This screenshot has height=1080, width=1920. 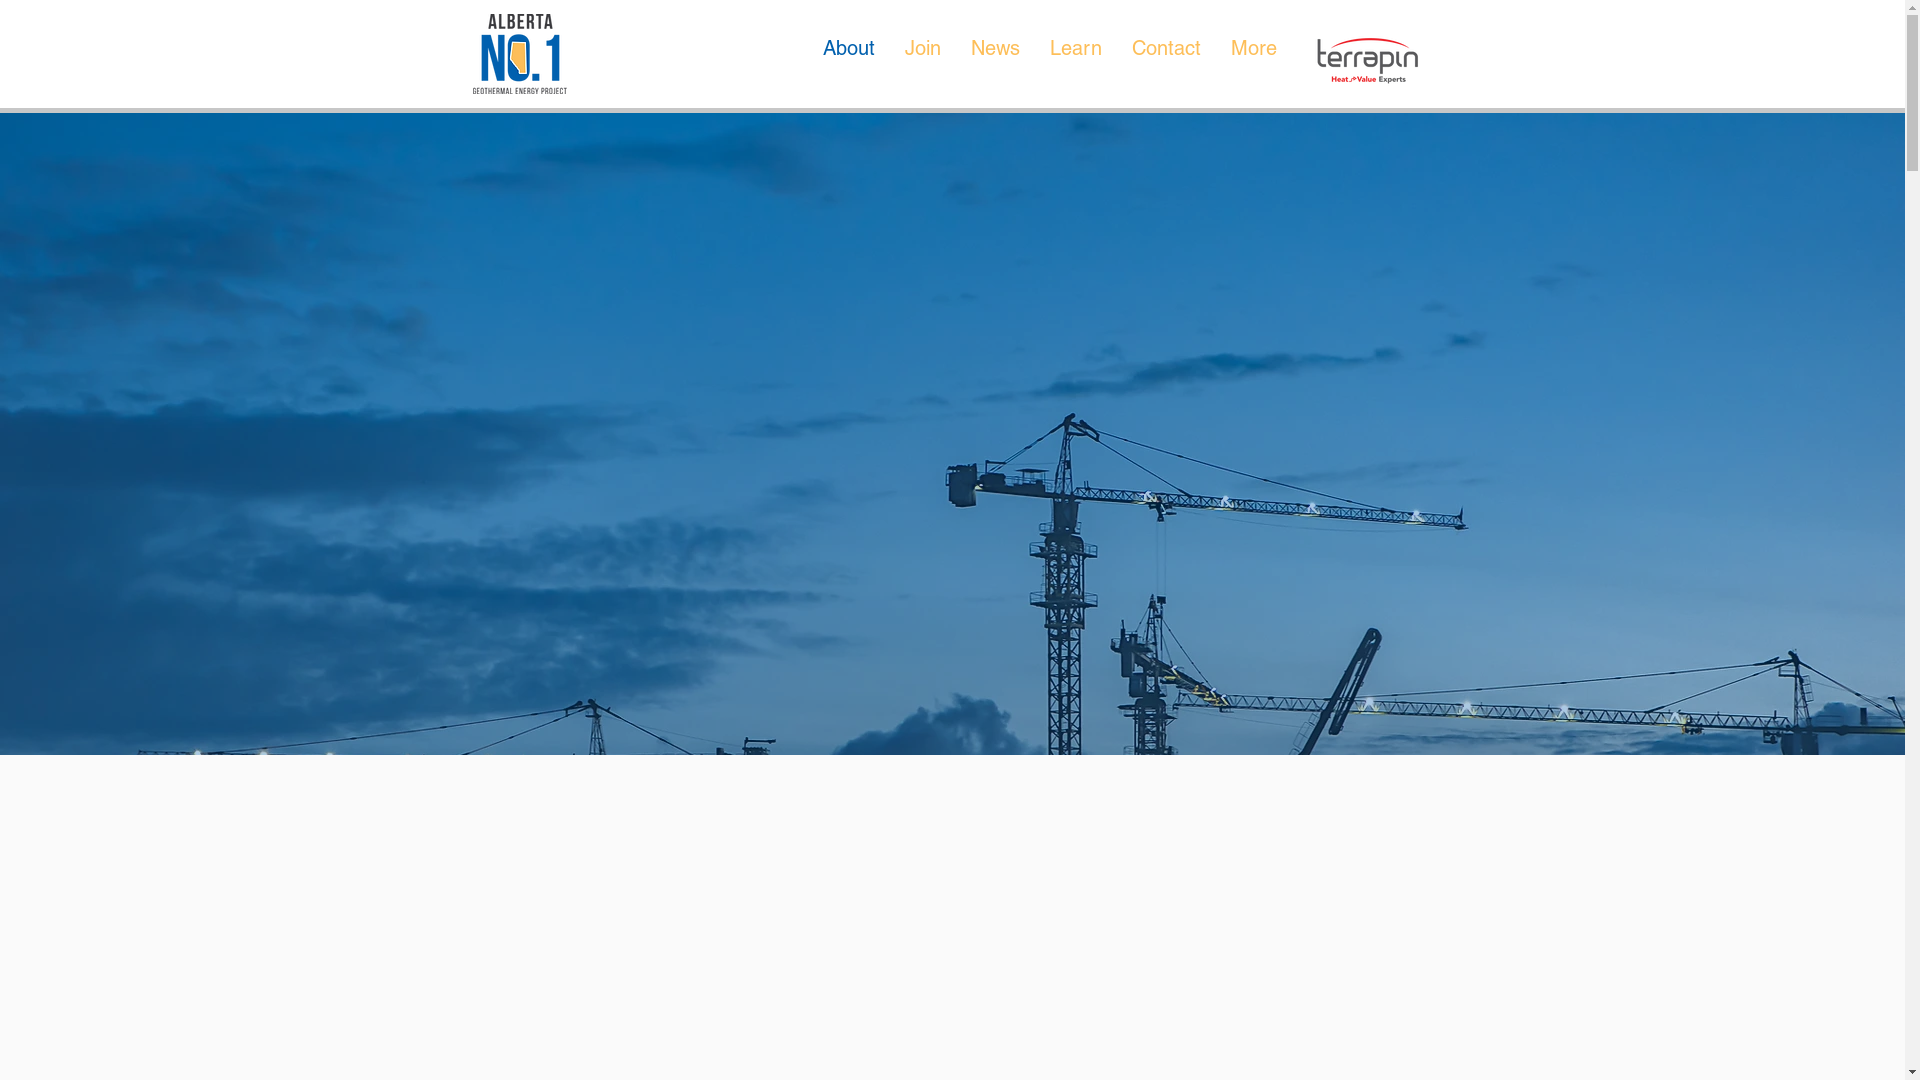 What do you see at coordinates (1165, 57) in the screenshot?
I see `'Contact'` at bounding box center [1165, 57].